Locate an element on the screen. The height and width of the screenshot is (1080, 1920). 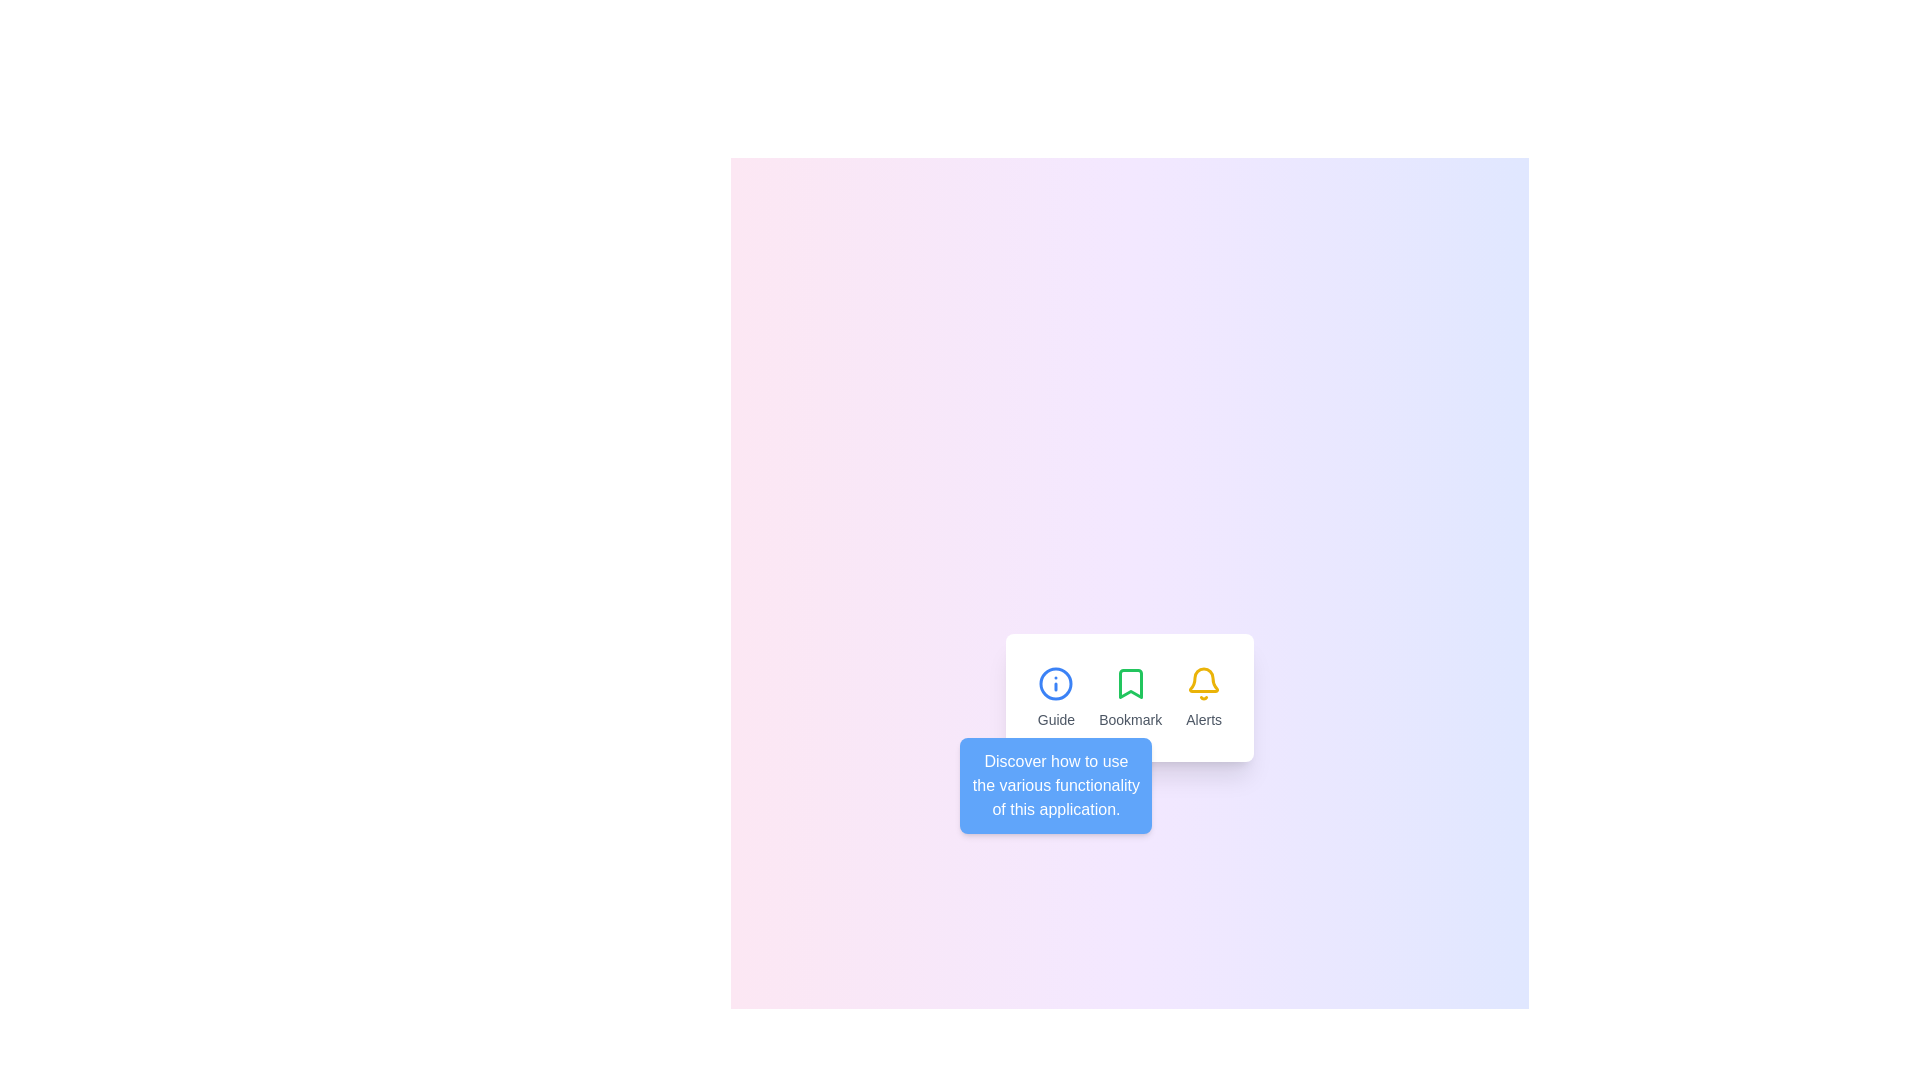
the bookmark icon, which is the second icon in a horizontal grouping of three elements, located at the center of its bounding box is located at coordinates (1130, 682).